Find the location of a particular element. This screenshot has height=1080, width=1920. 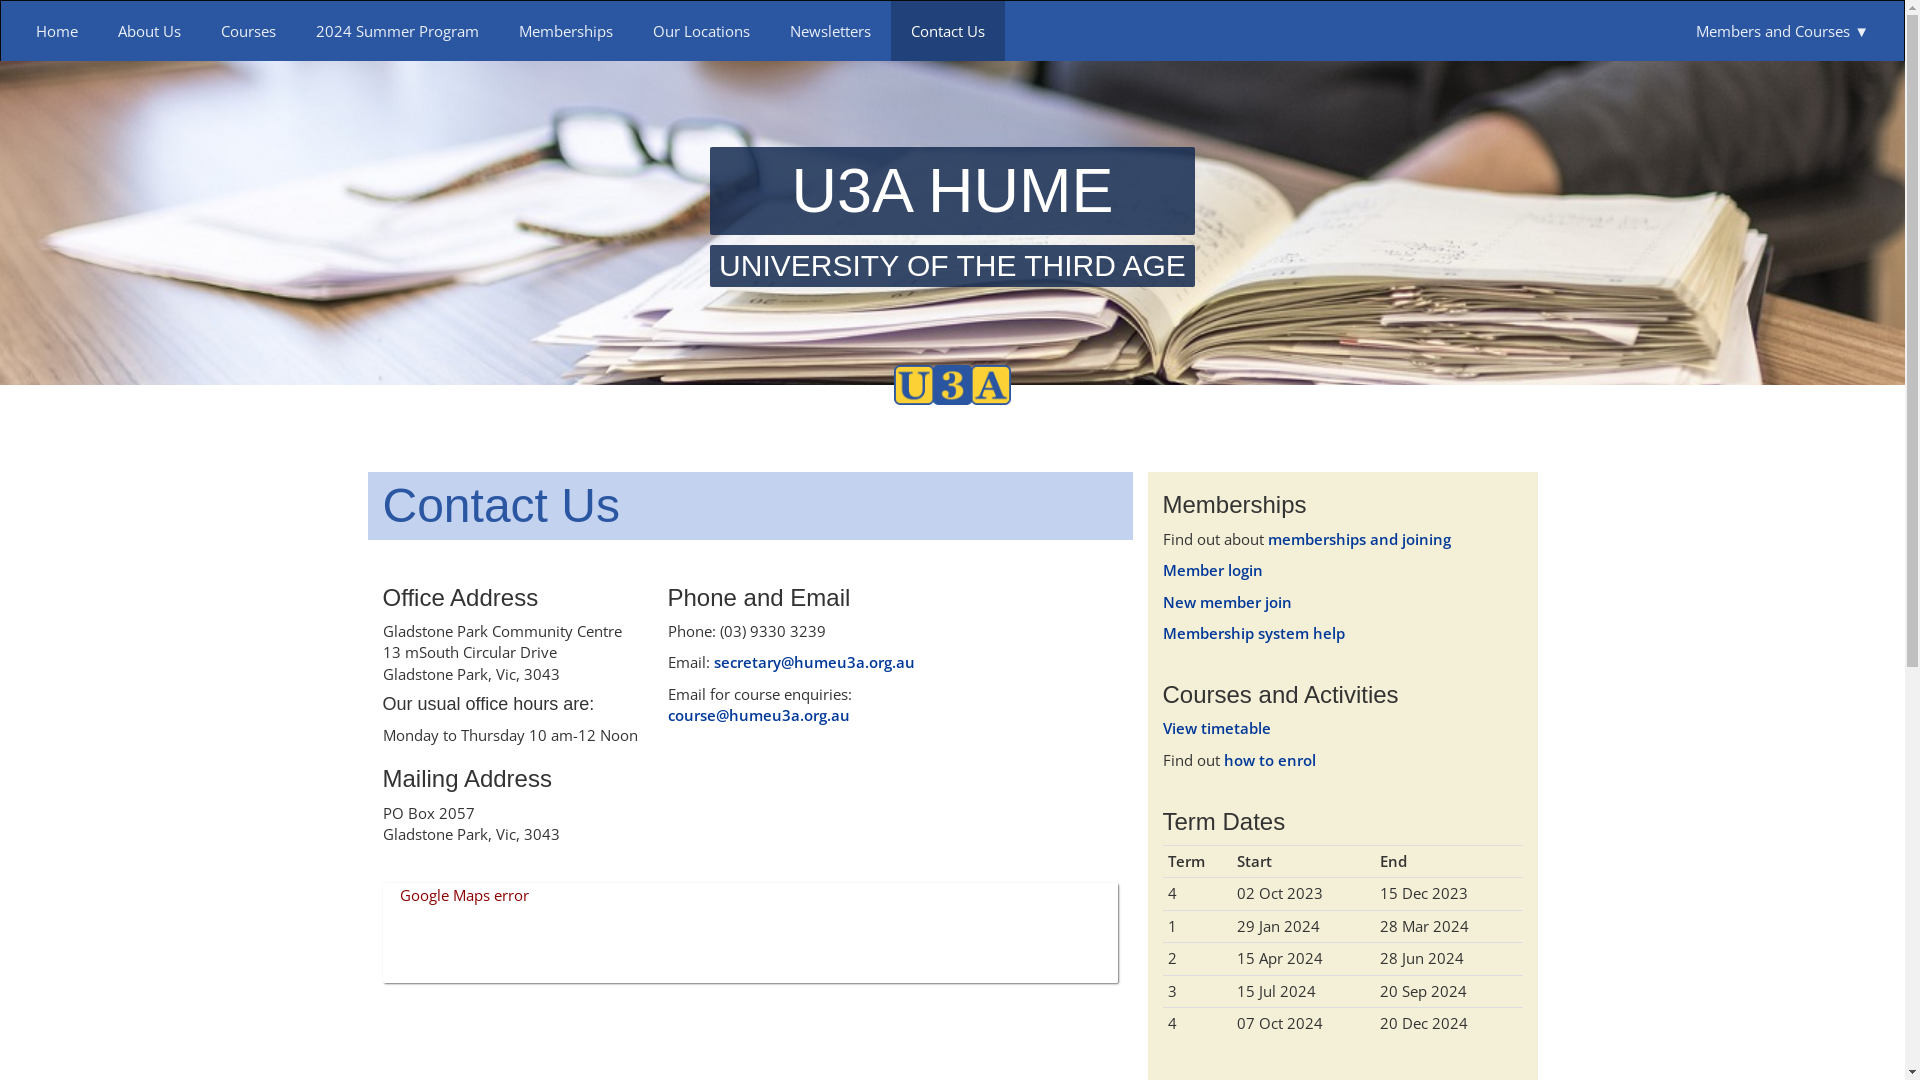

'About Us' is located at coordinates (148, 30).